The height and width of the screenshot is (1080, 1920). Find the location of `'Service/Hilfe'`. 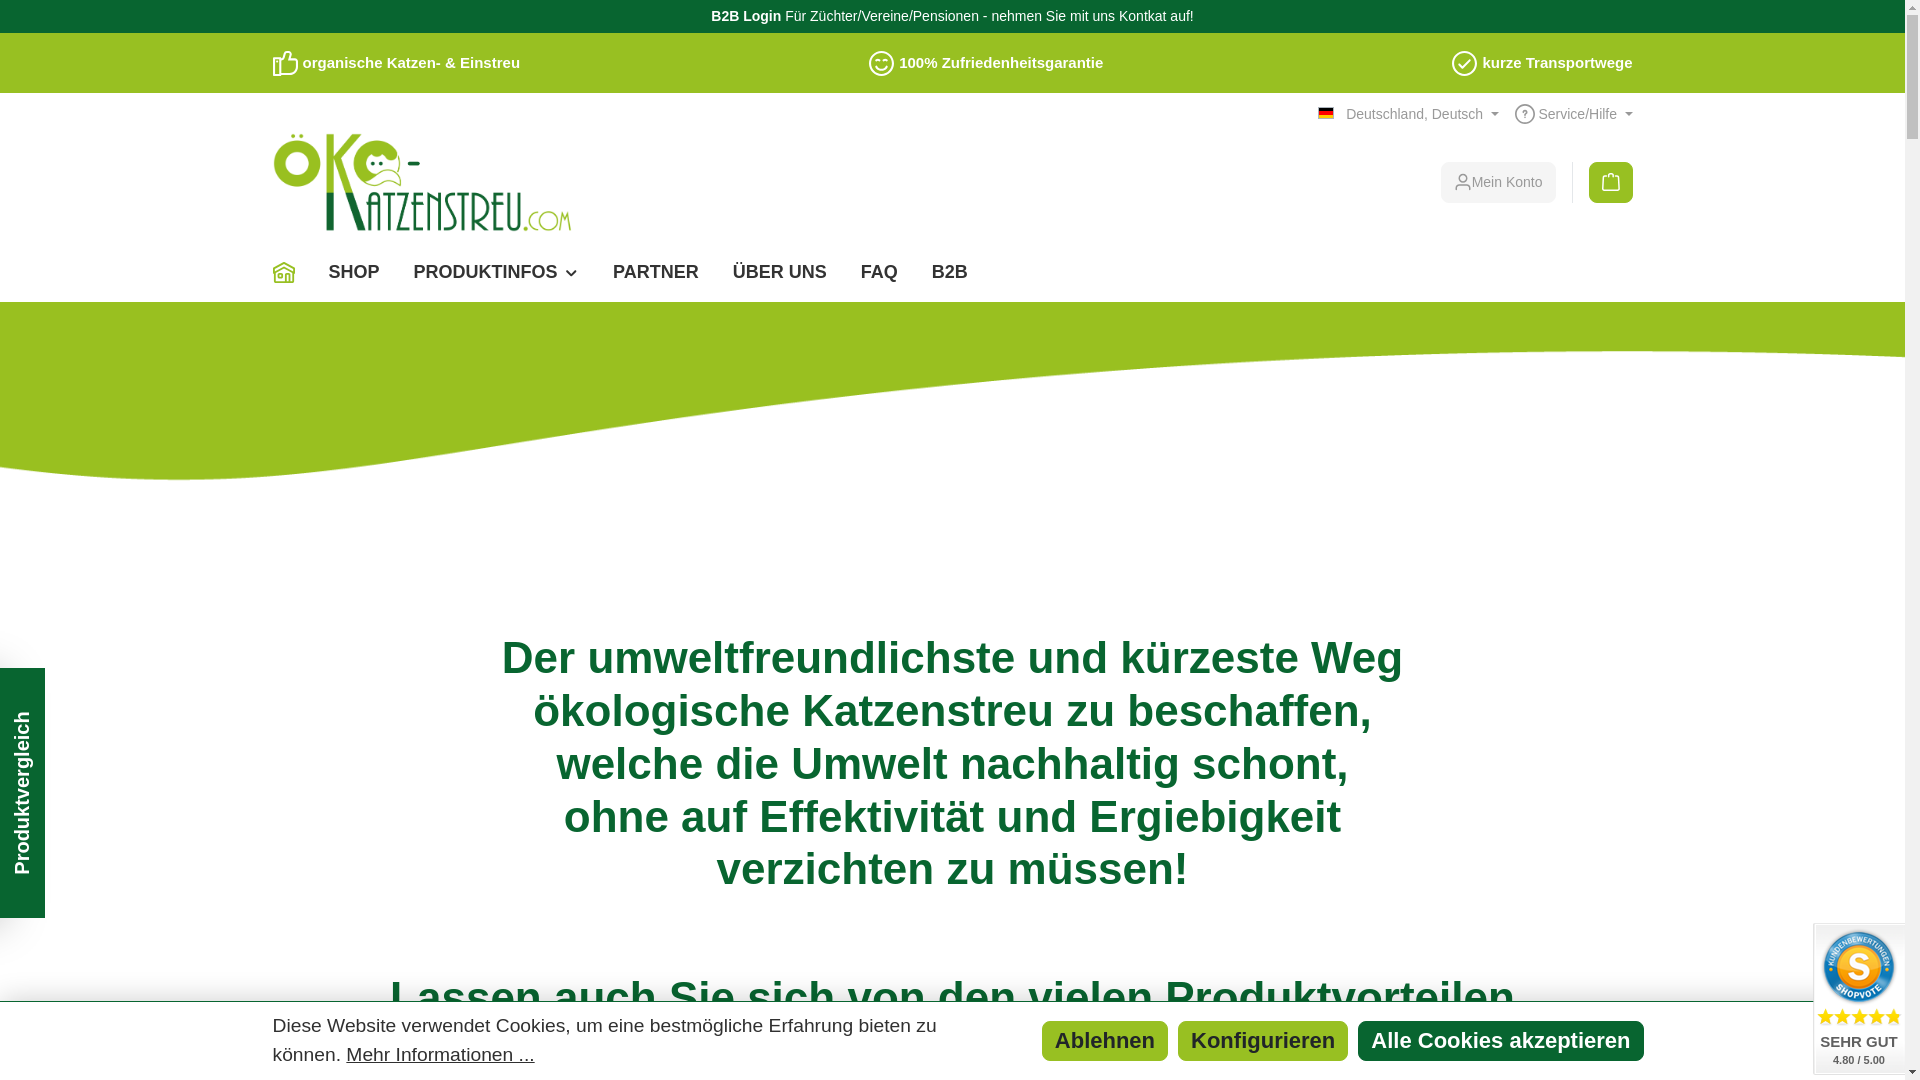

'Service/Hilfe' is located at coordinates (1573, 114).